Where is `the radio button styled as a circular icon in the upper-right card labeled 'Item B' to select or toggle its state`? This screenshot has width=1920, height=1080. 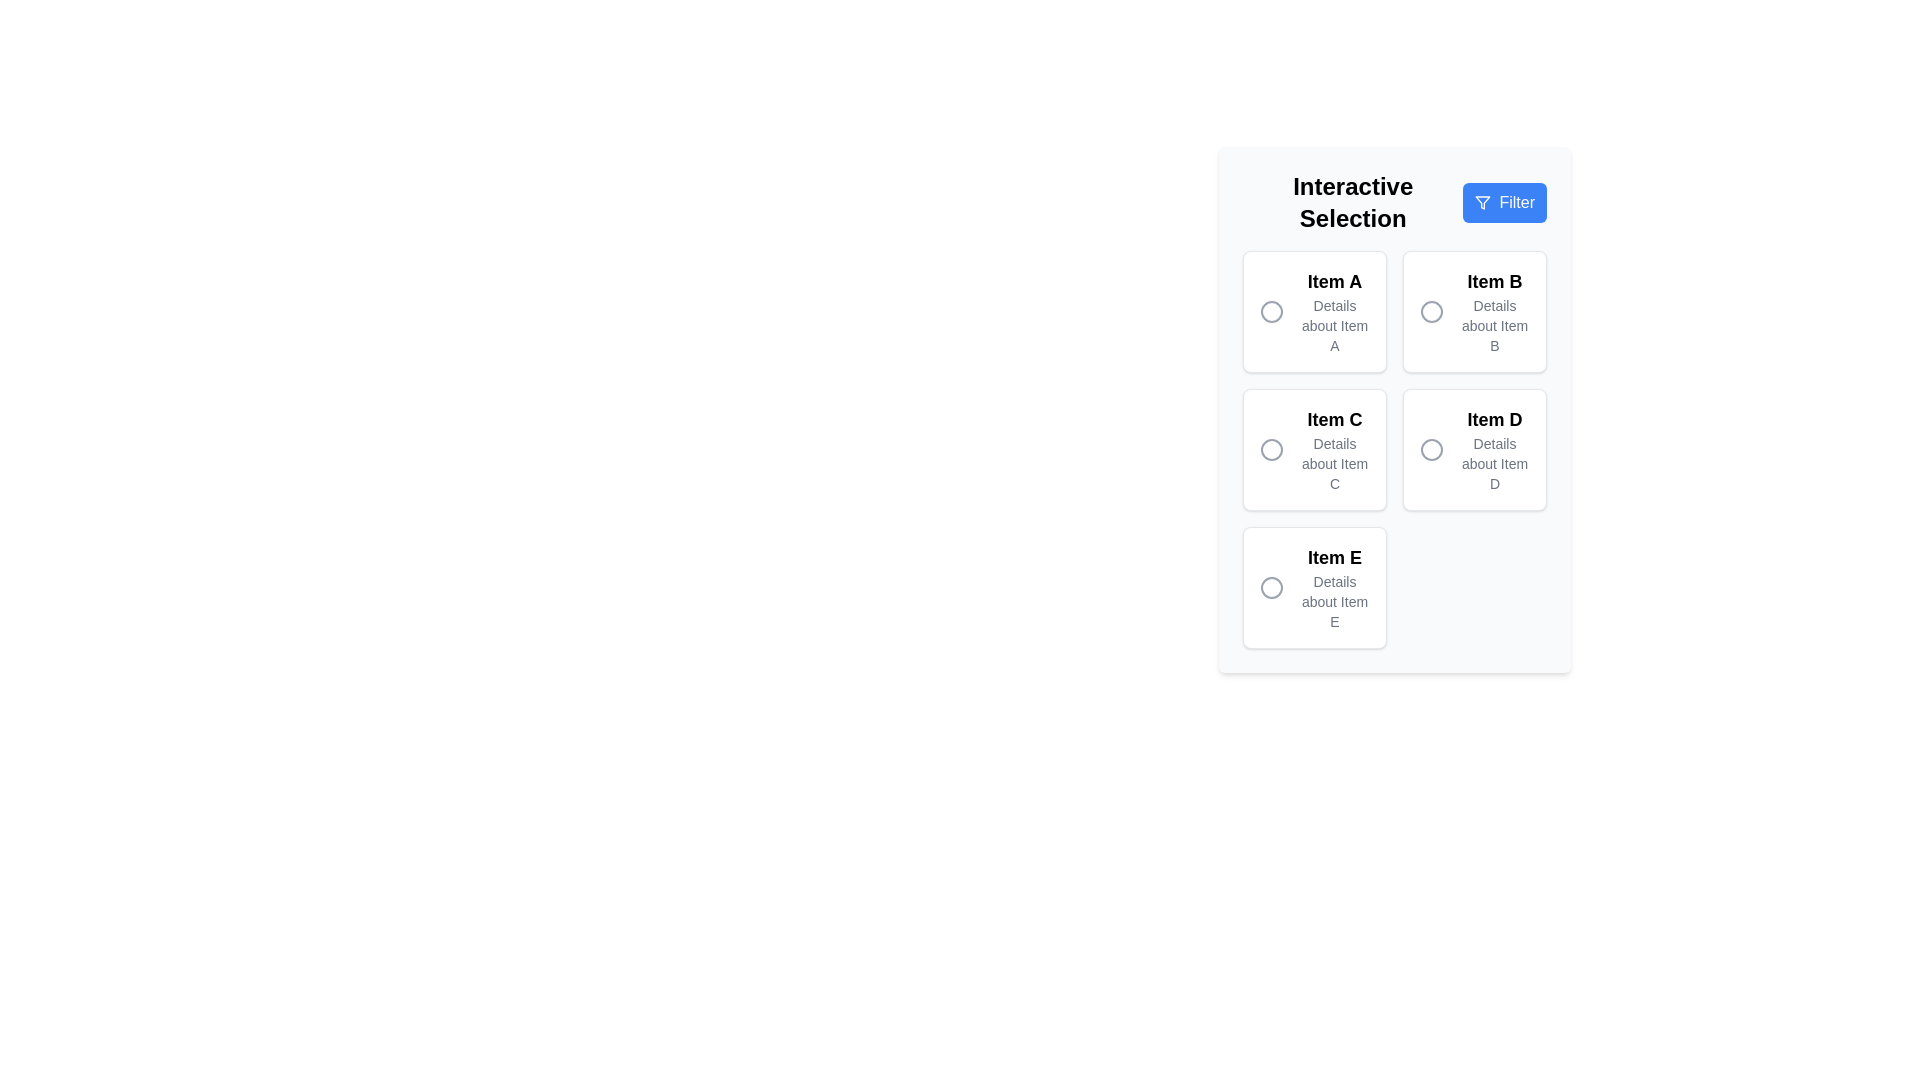
the radio button styled as a circular icon in the upper-right card labeled 'Item B' to select or toggle its state is located at coordinates (1430, 312).